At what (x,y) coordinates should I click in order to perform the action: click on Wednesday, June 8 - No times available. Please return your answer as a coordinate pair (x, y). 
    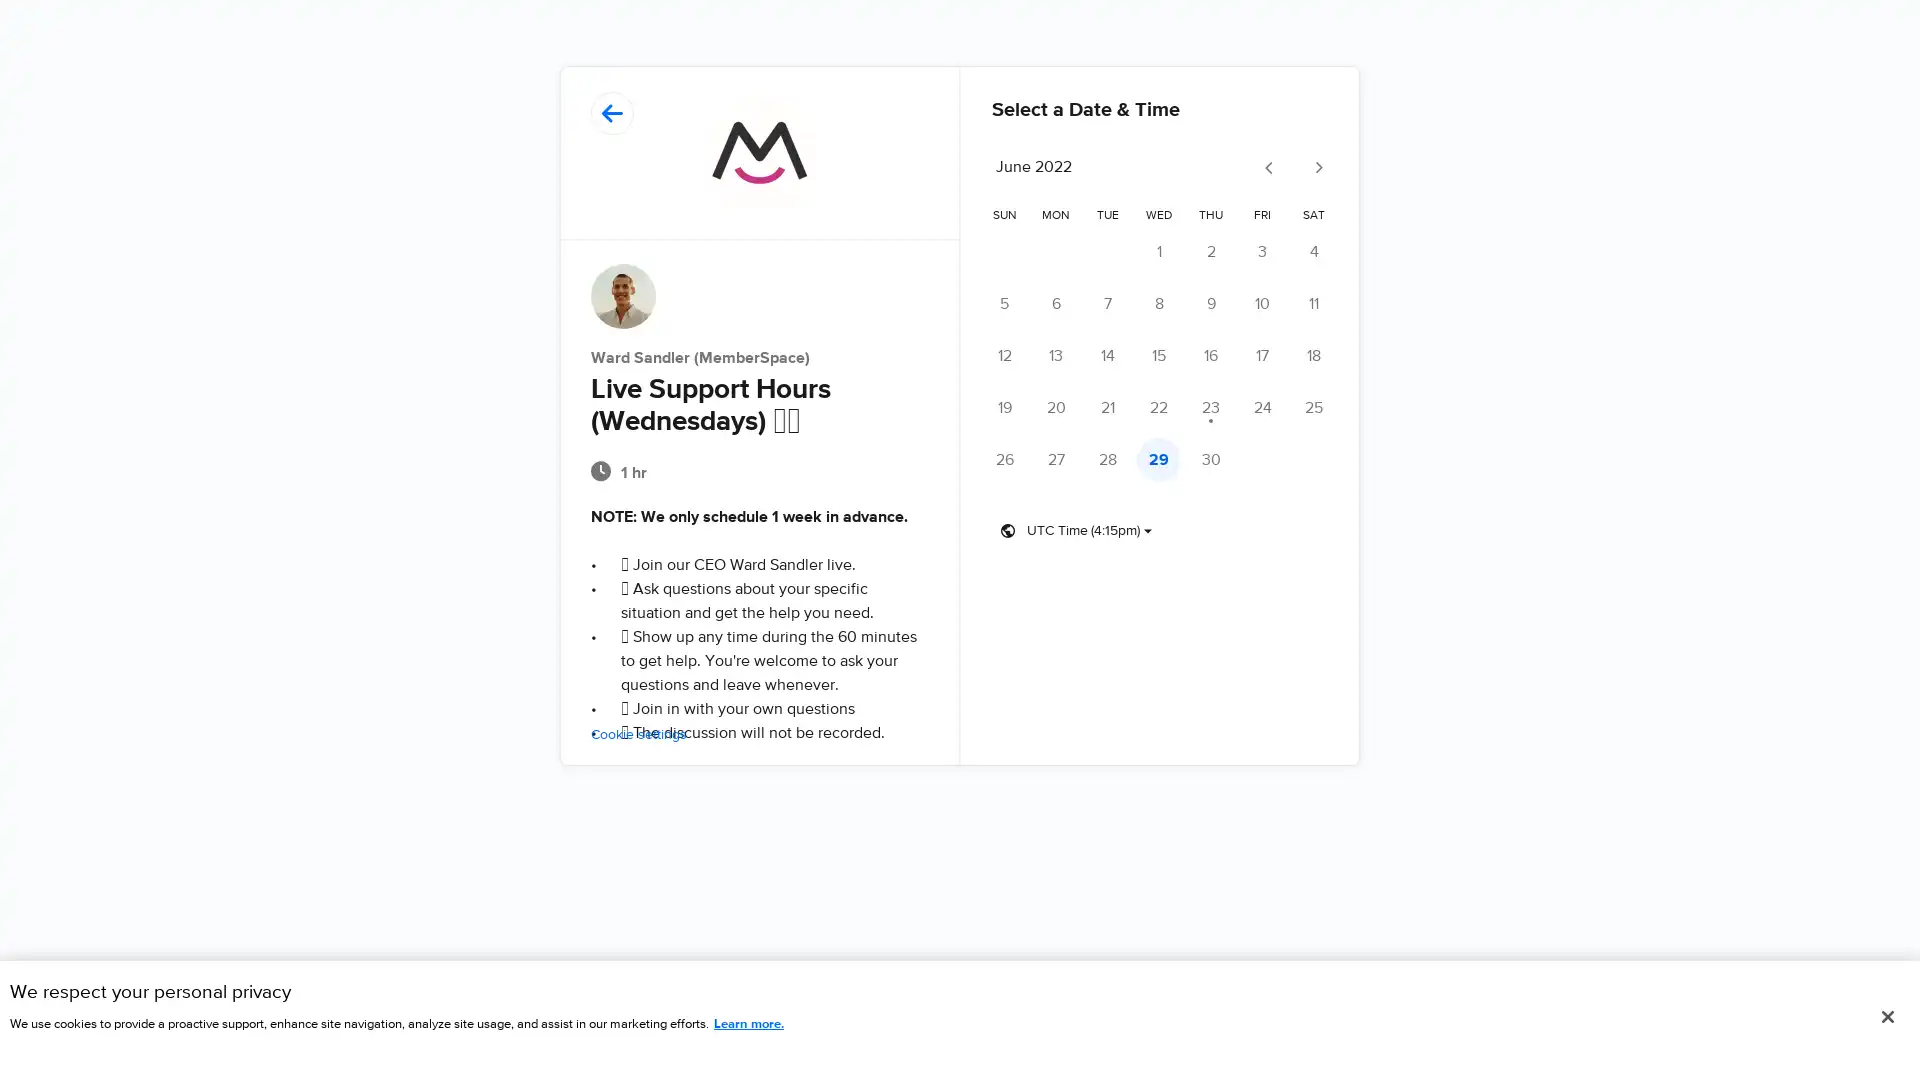
    Looking at the image, I should click on (1158, 304).